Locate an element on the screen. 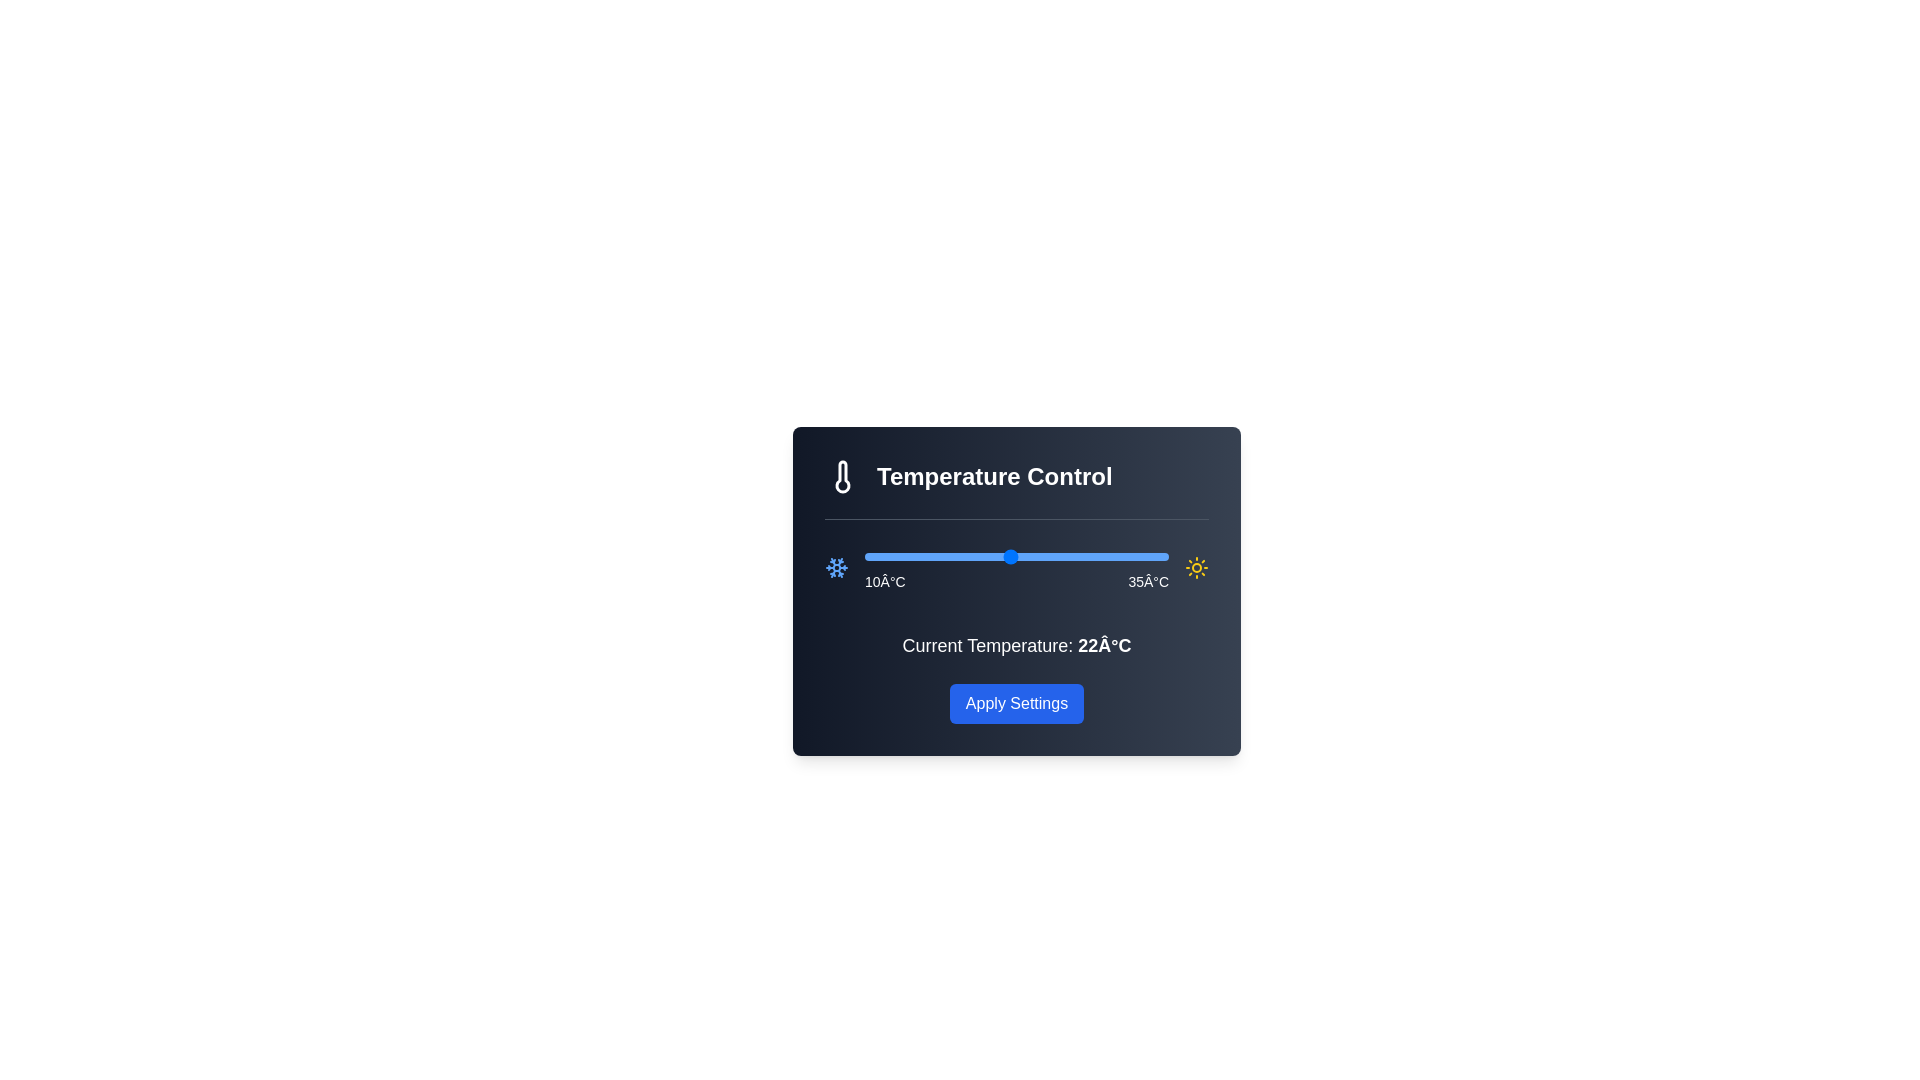  the temperature slider to set it to 34°C is located at coordinates (1156, 556).